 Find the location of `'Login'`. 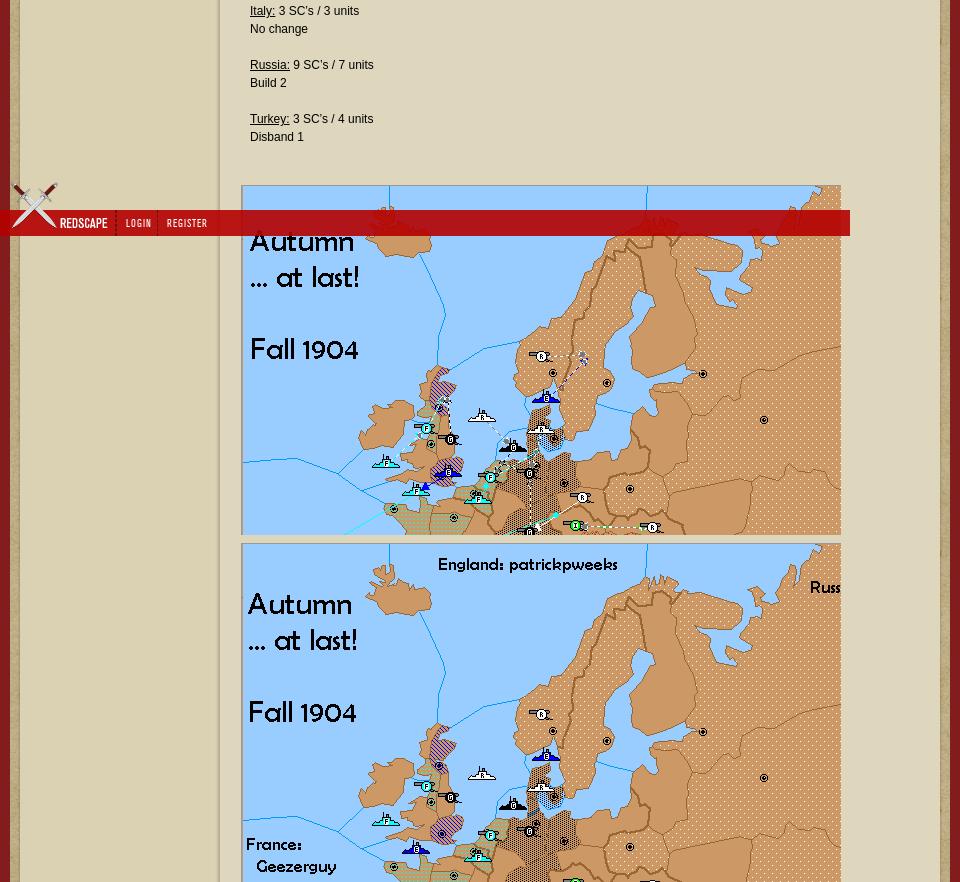

'Login' is located at coordinates (138, 222).